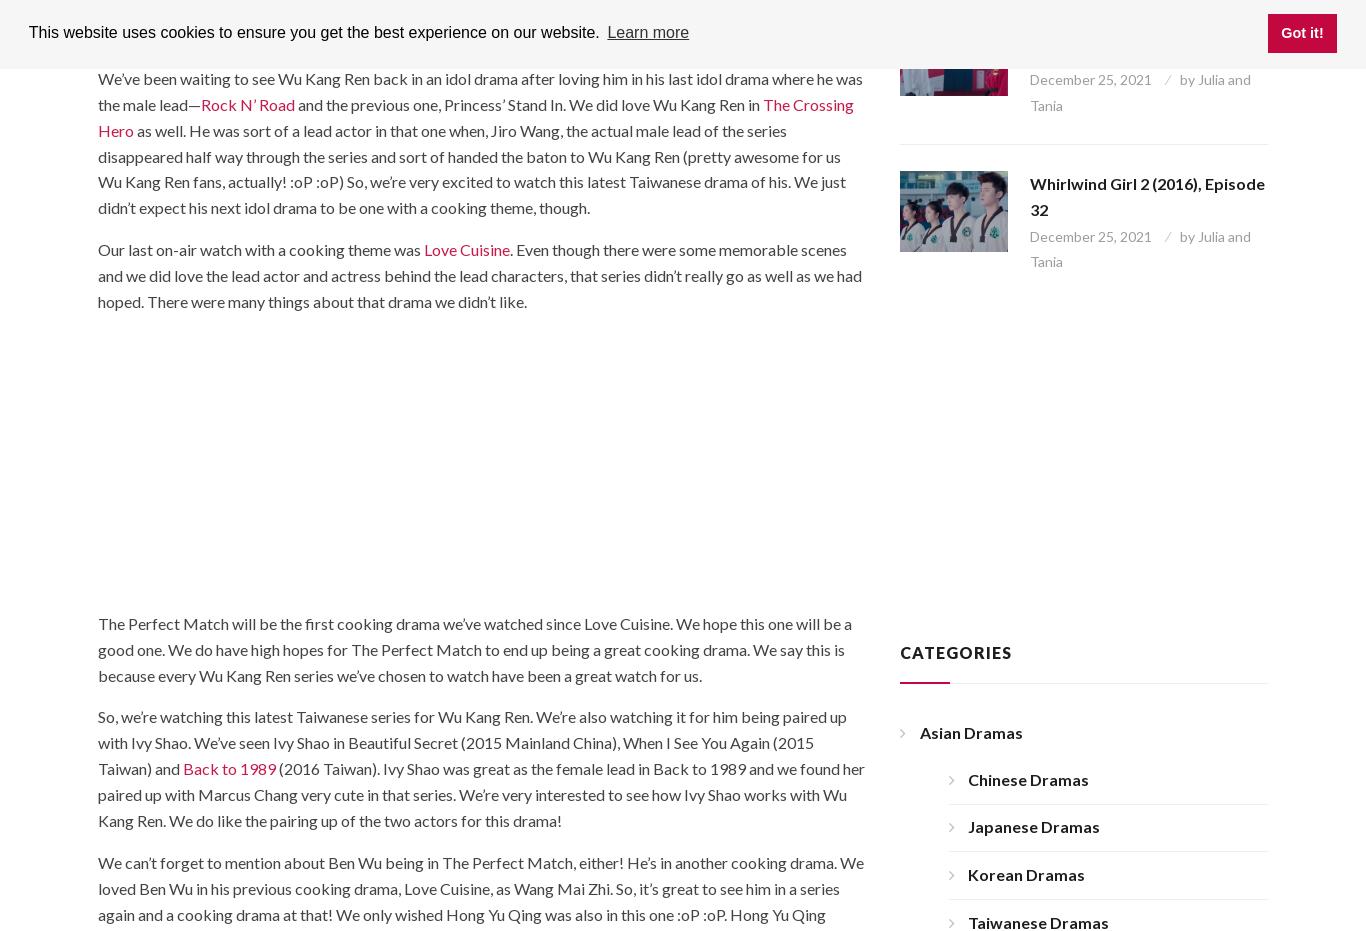 The width and height of the screenshot is (1366, 931). What do you see at coordinates (1033, 825) in the screenshot?
I see `'Japanese Dramas'` at bounding box center [1033, 825].